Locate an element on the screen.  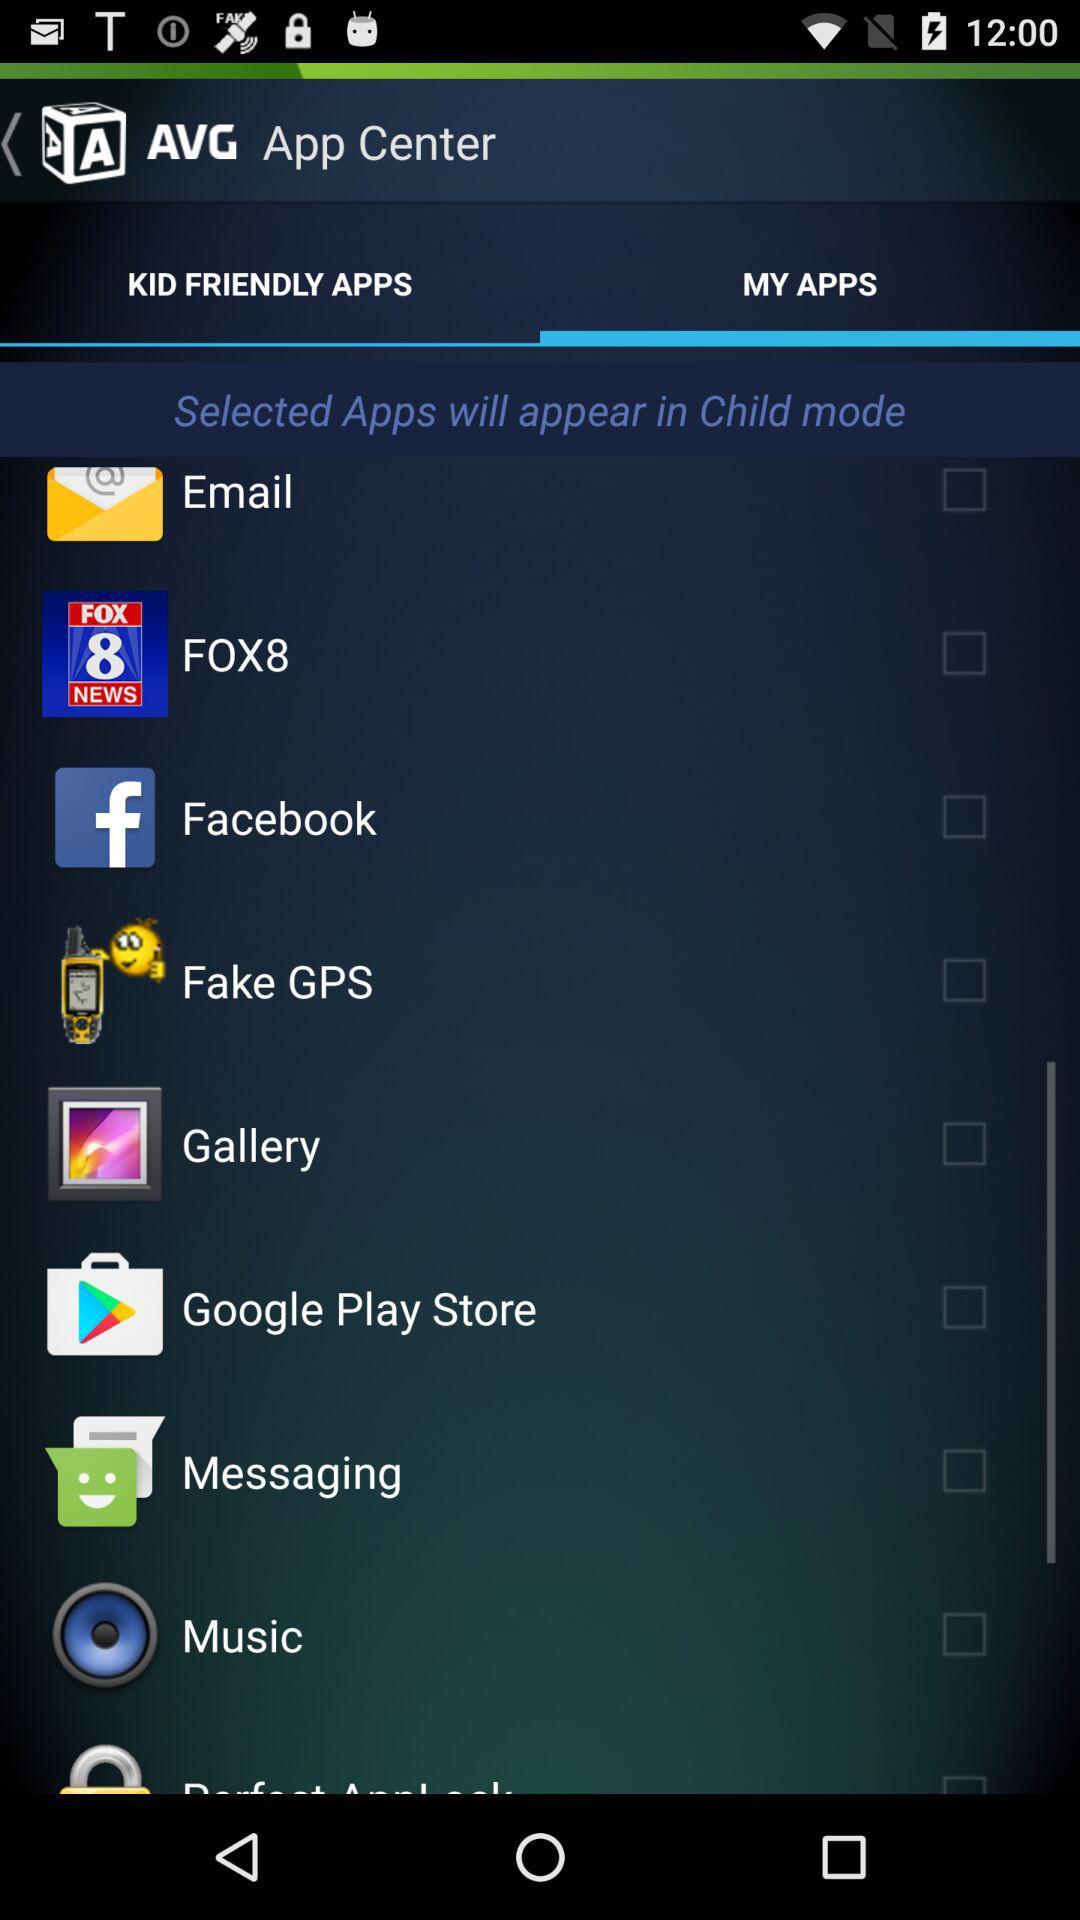
child mode is located at coordinates (993, 1471).